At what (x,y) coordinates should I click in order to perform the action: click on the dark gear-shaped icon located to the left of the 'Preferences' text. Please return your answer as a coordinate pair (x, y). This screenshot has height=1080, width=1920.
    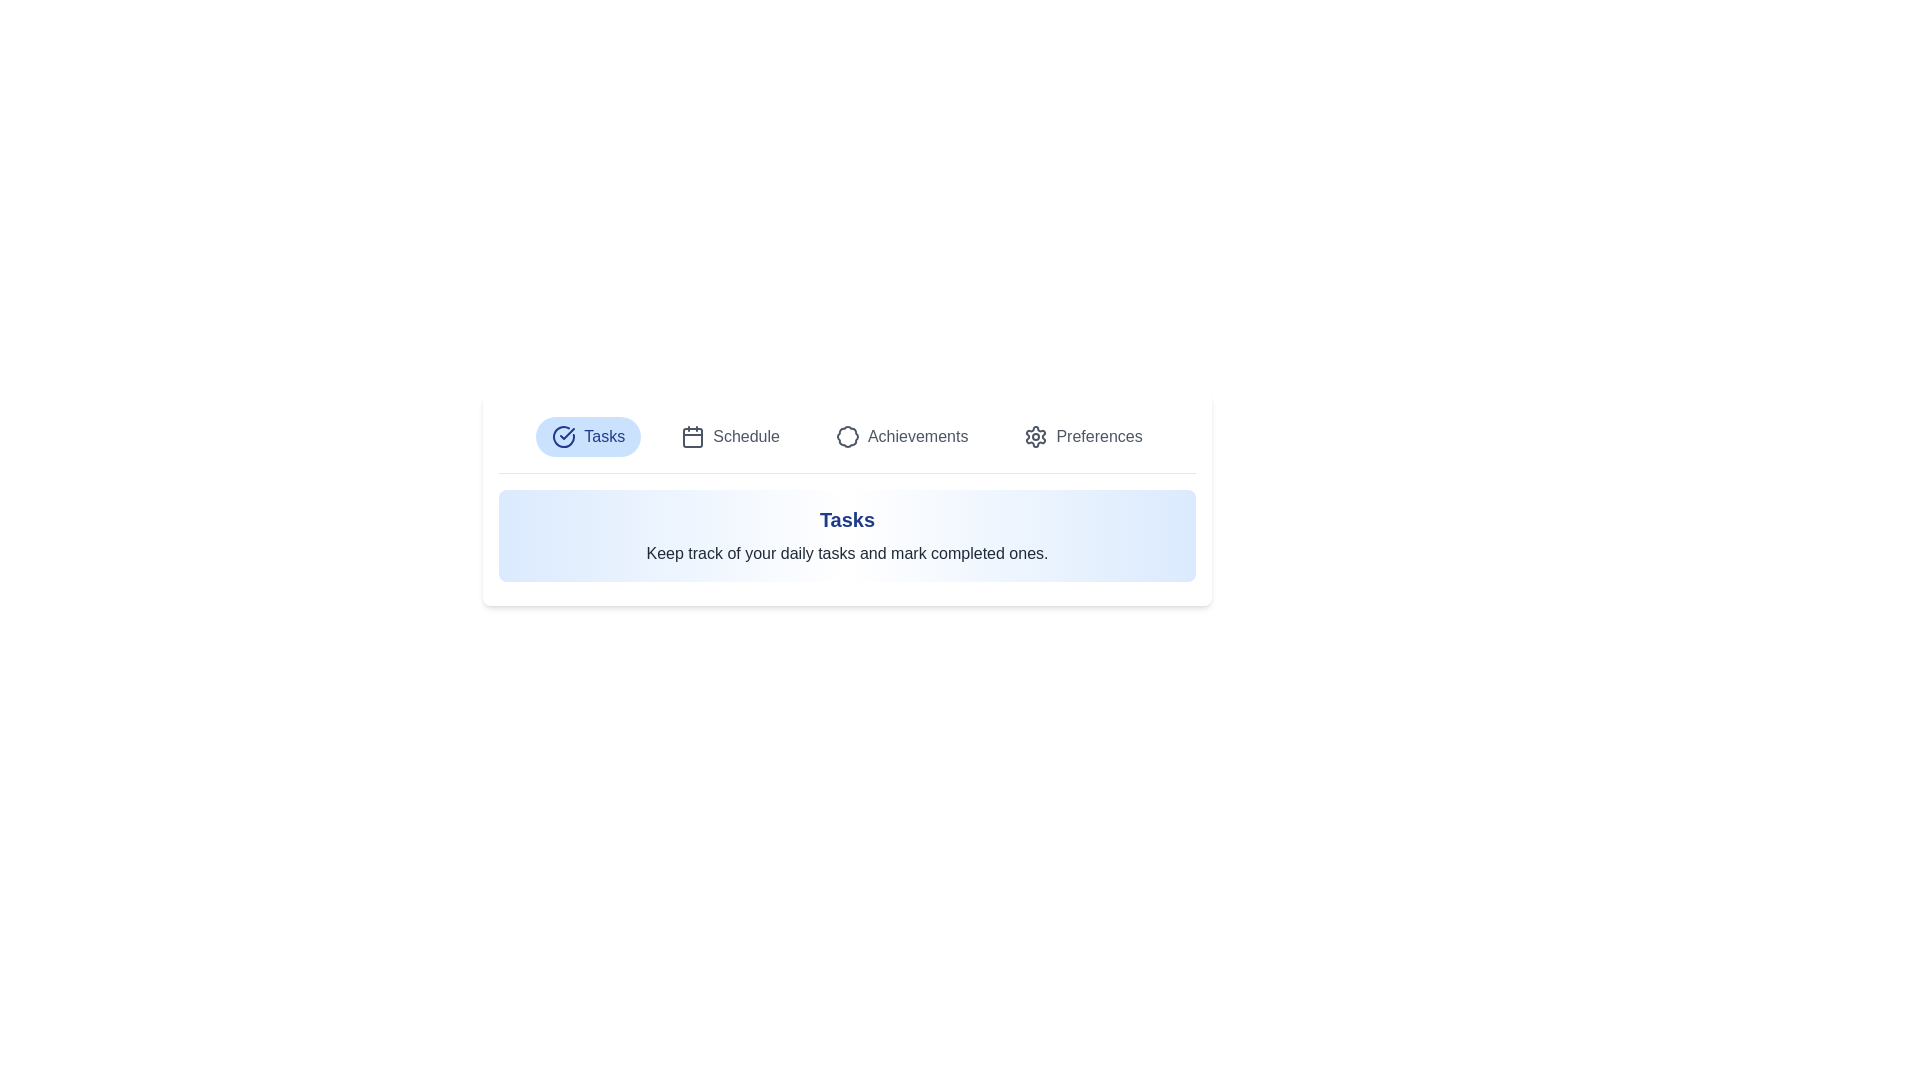
    Looking at the image, I should click on (1036, 435).